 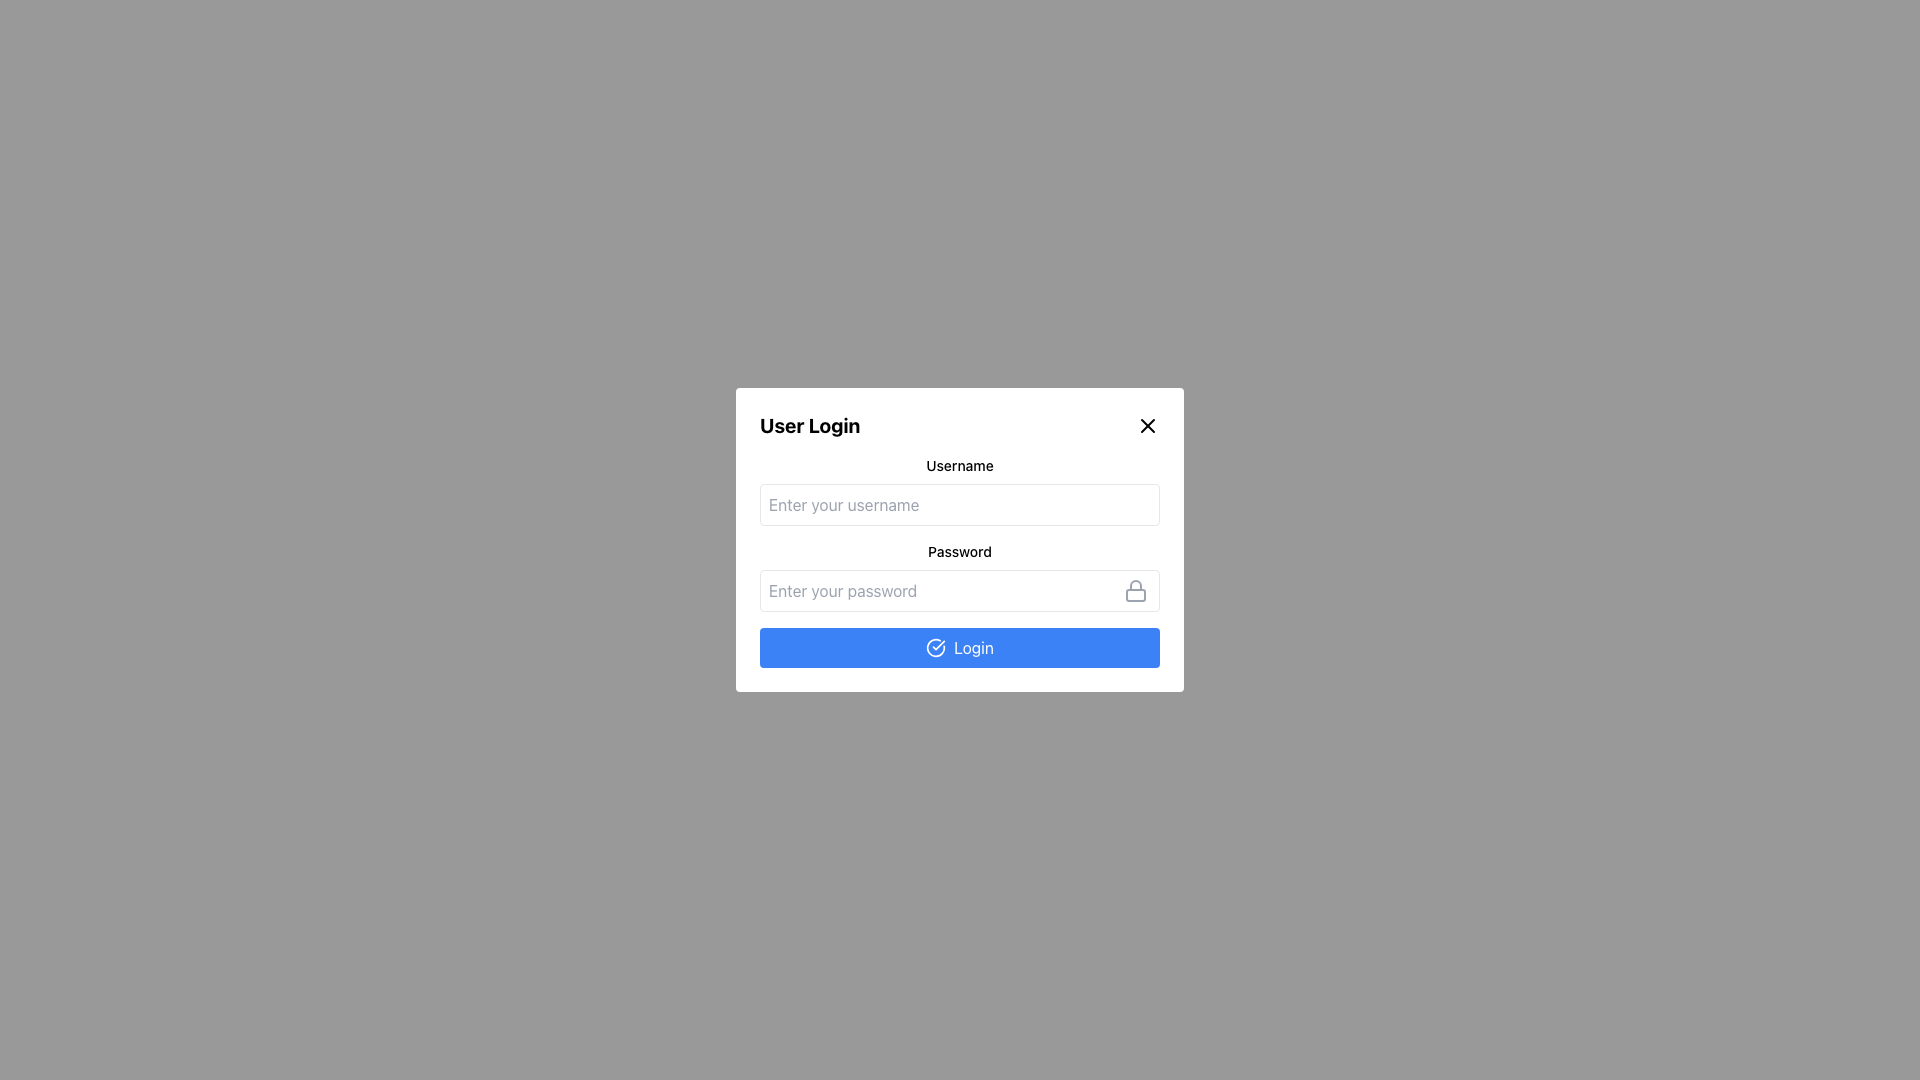 I want to click on the Text Input Field for 'Username' by tabbing to it, so click(x=960, y=504).